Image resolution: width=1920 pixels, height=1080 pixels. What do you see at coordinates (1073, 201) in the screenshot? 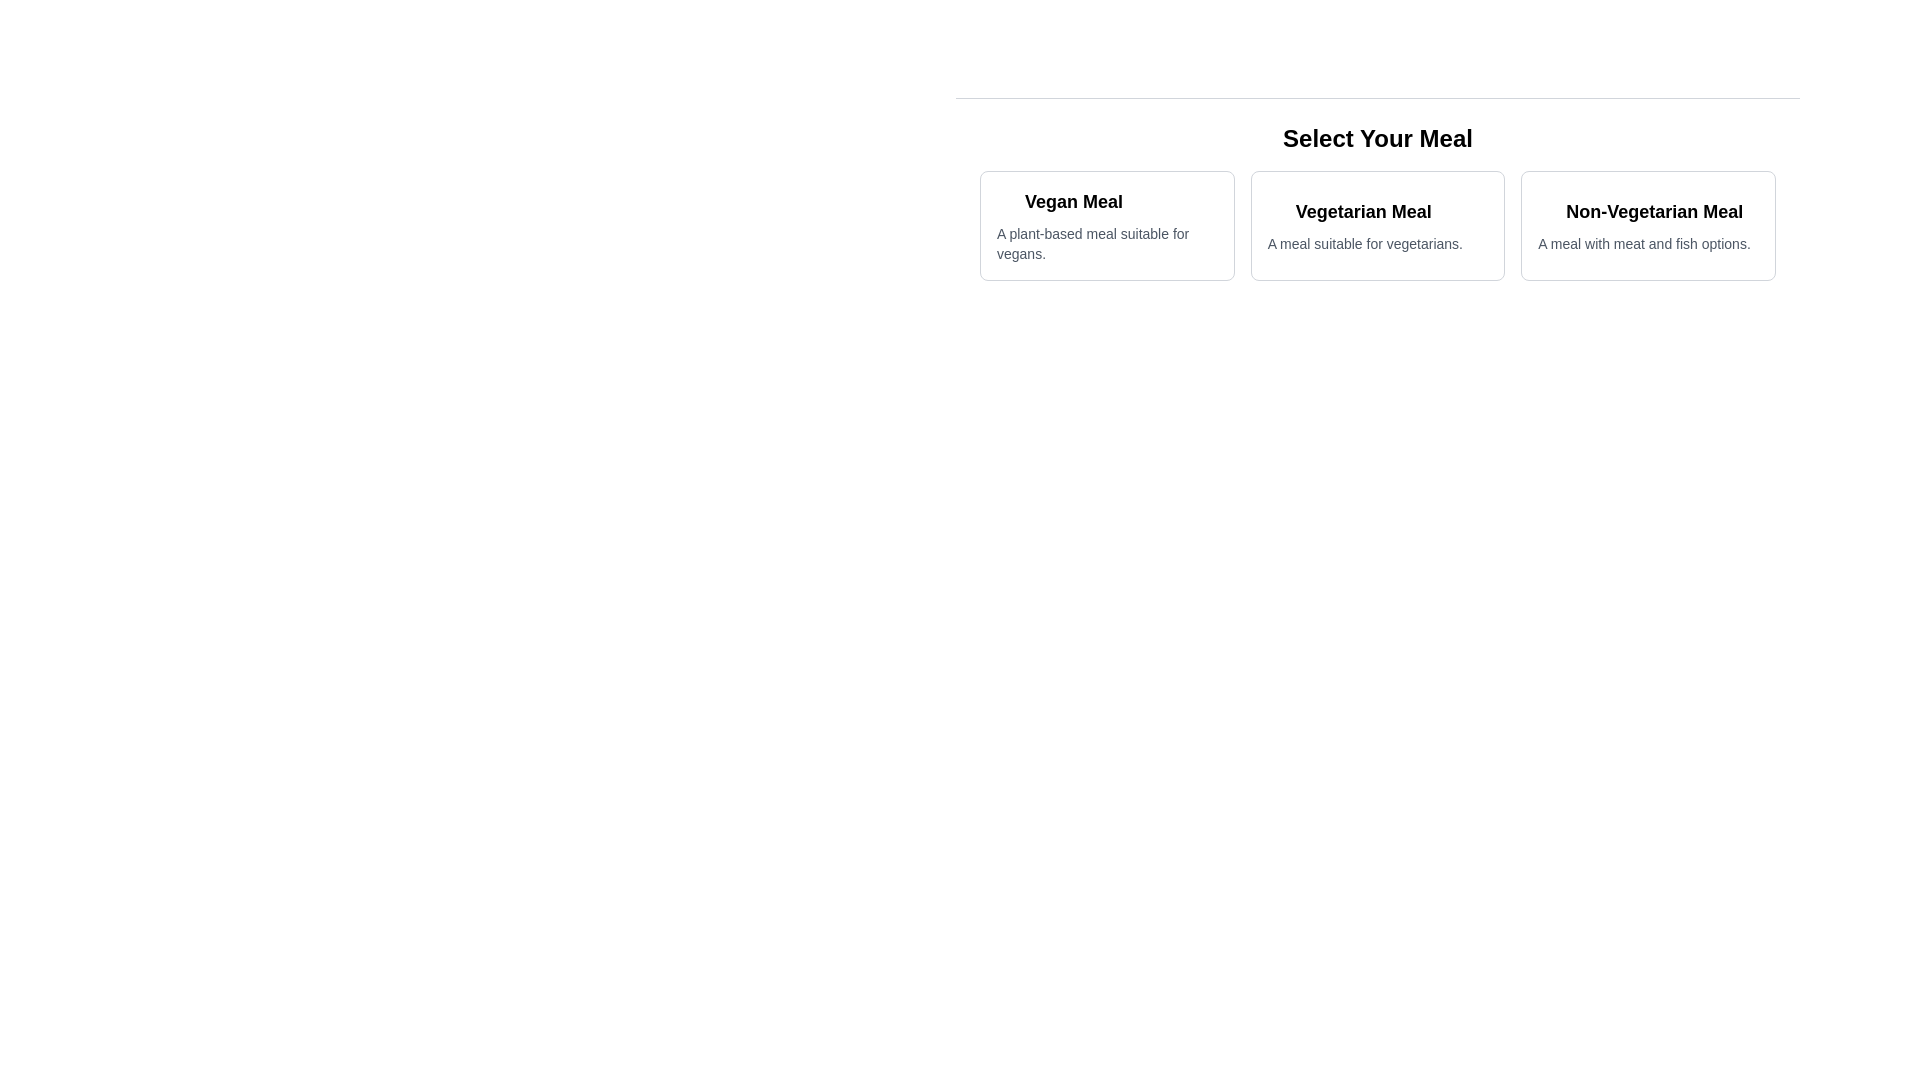
I see `text label that reads 'Vegan Meal', positioned at the top-left corner of the vegan meal card` at bounding box center [1073, 201].